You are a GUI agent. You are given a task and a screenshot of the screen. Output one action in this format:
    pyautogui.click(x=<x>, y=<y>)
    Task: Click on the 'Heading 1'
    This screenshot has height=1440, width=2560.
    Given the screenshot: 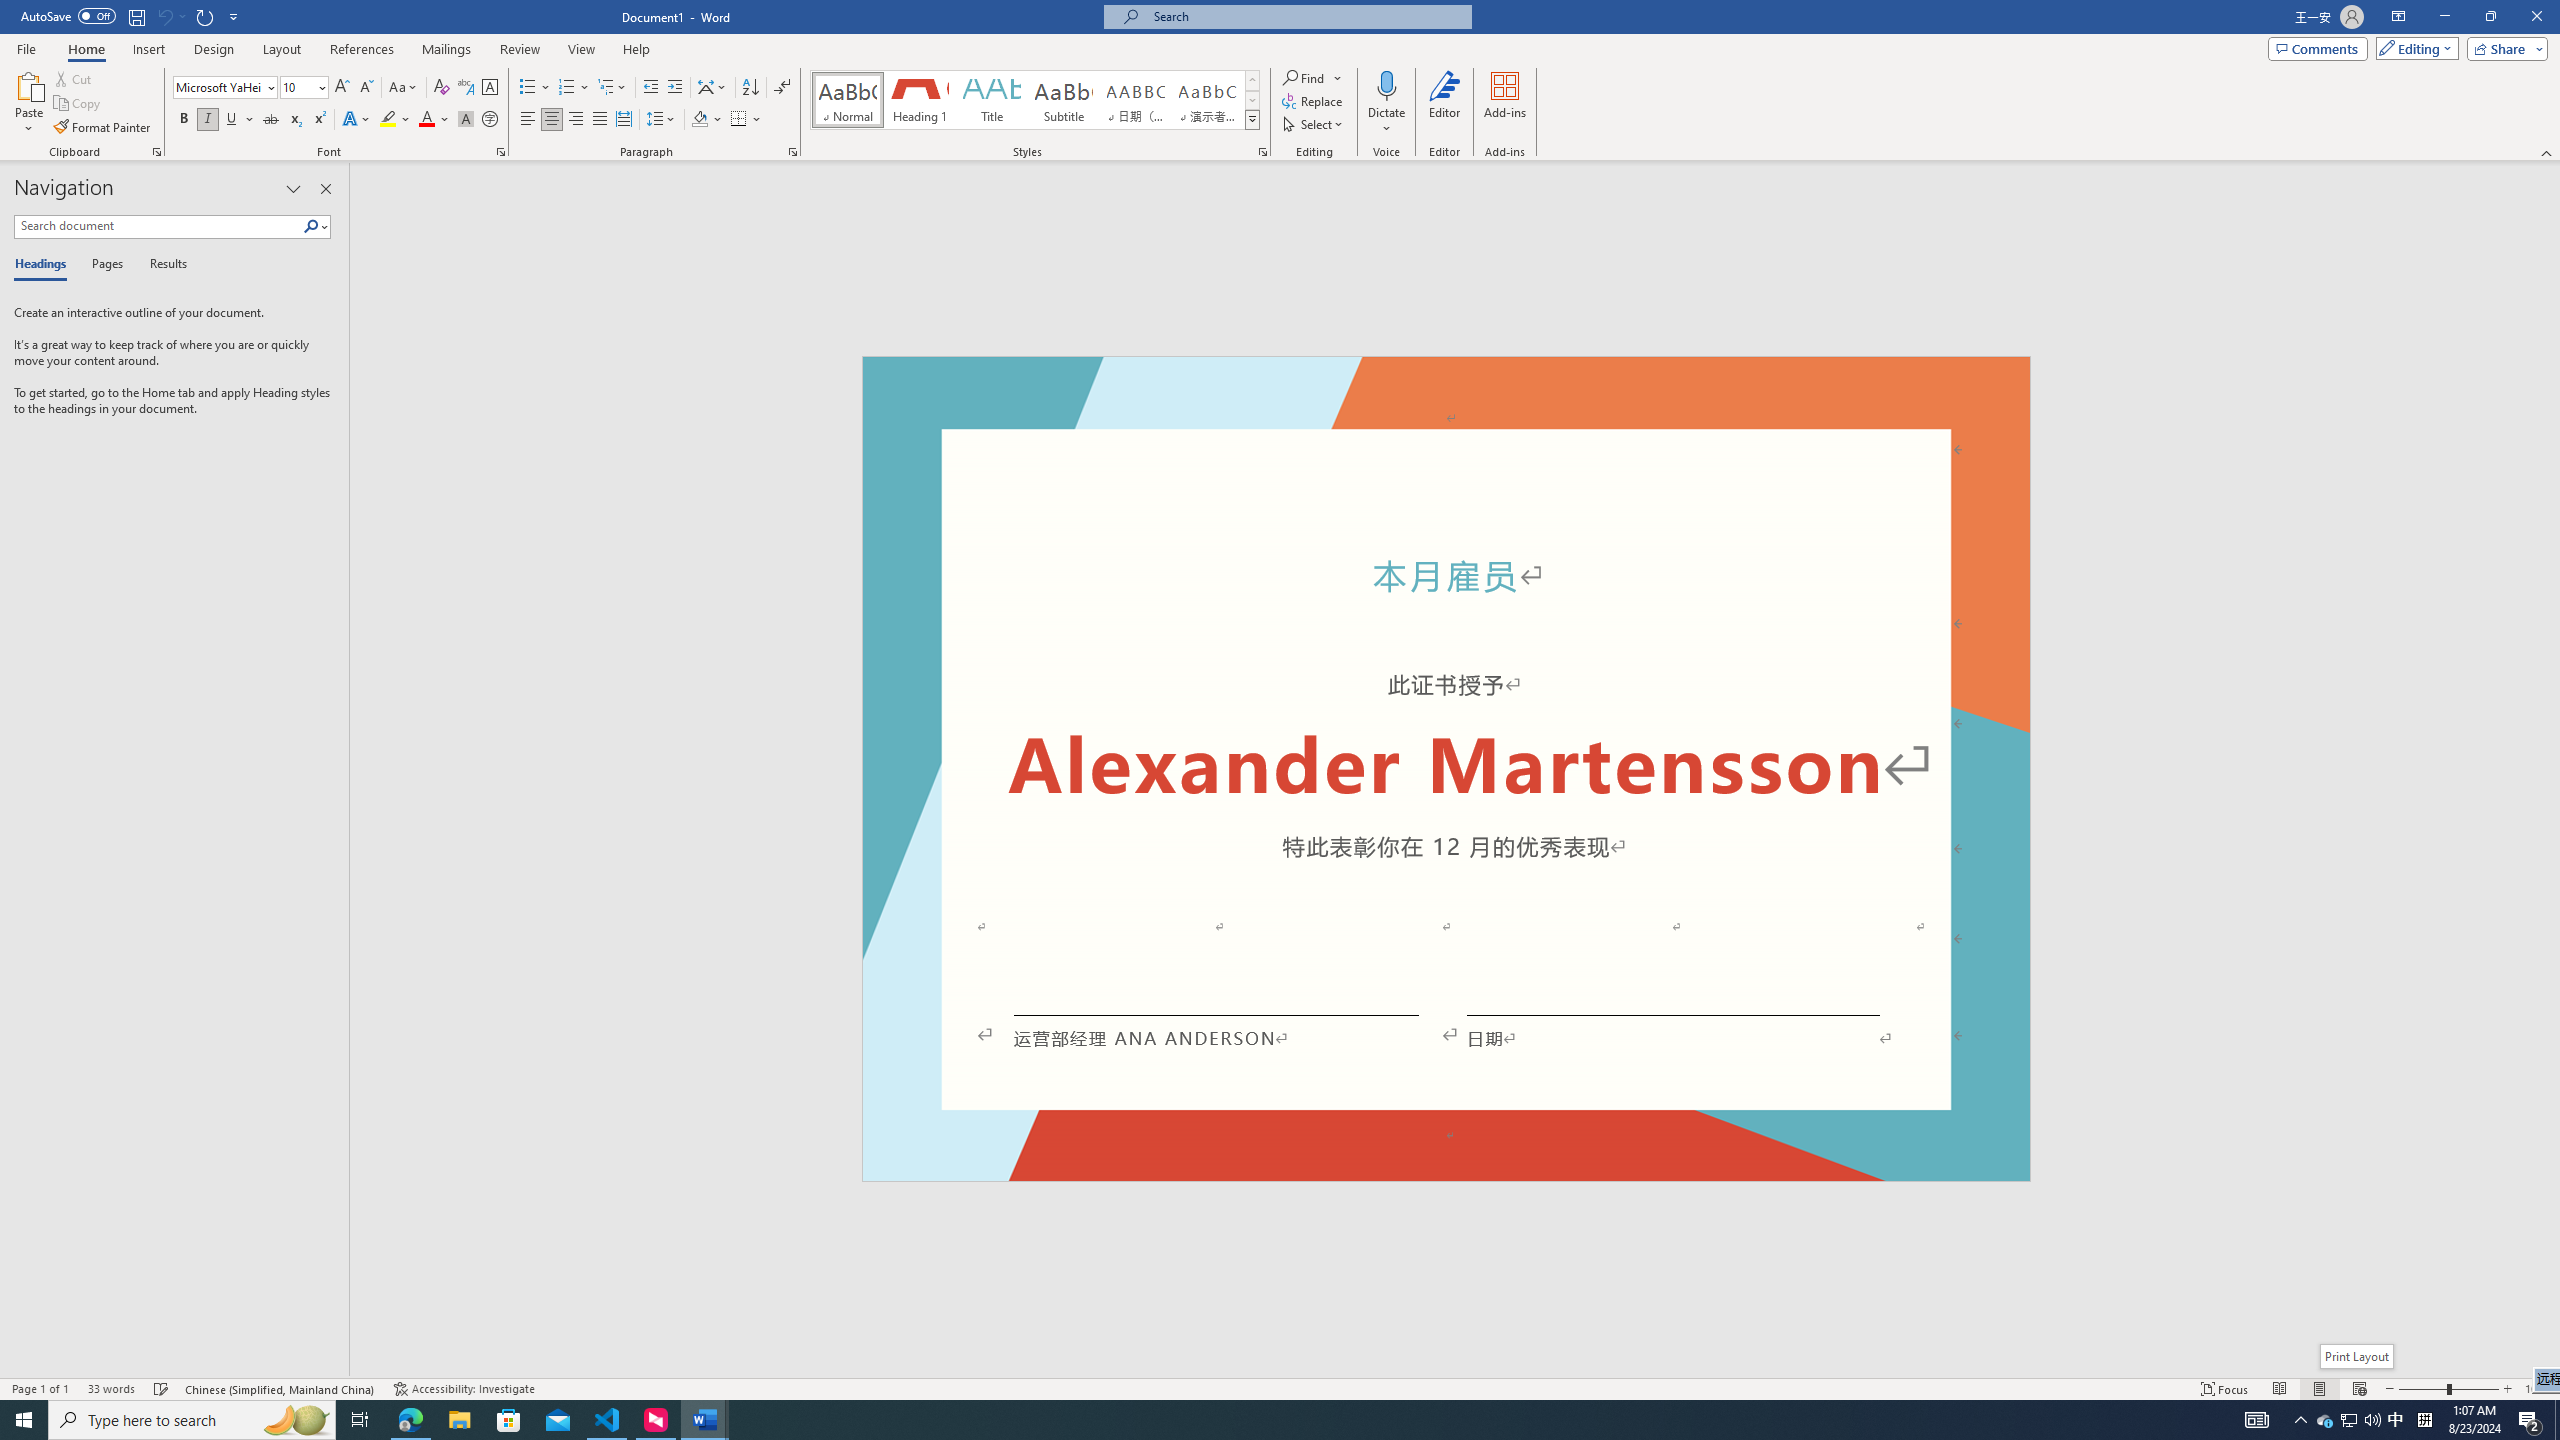 What is the action you would take?
    pyautogui.click(x=918, y=99)
    